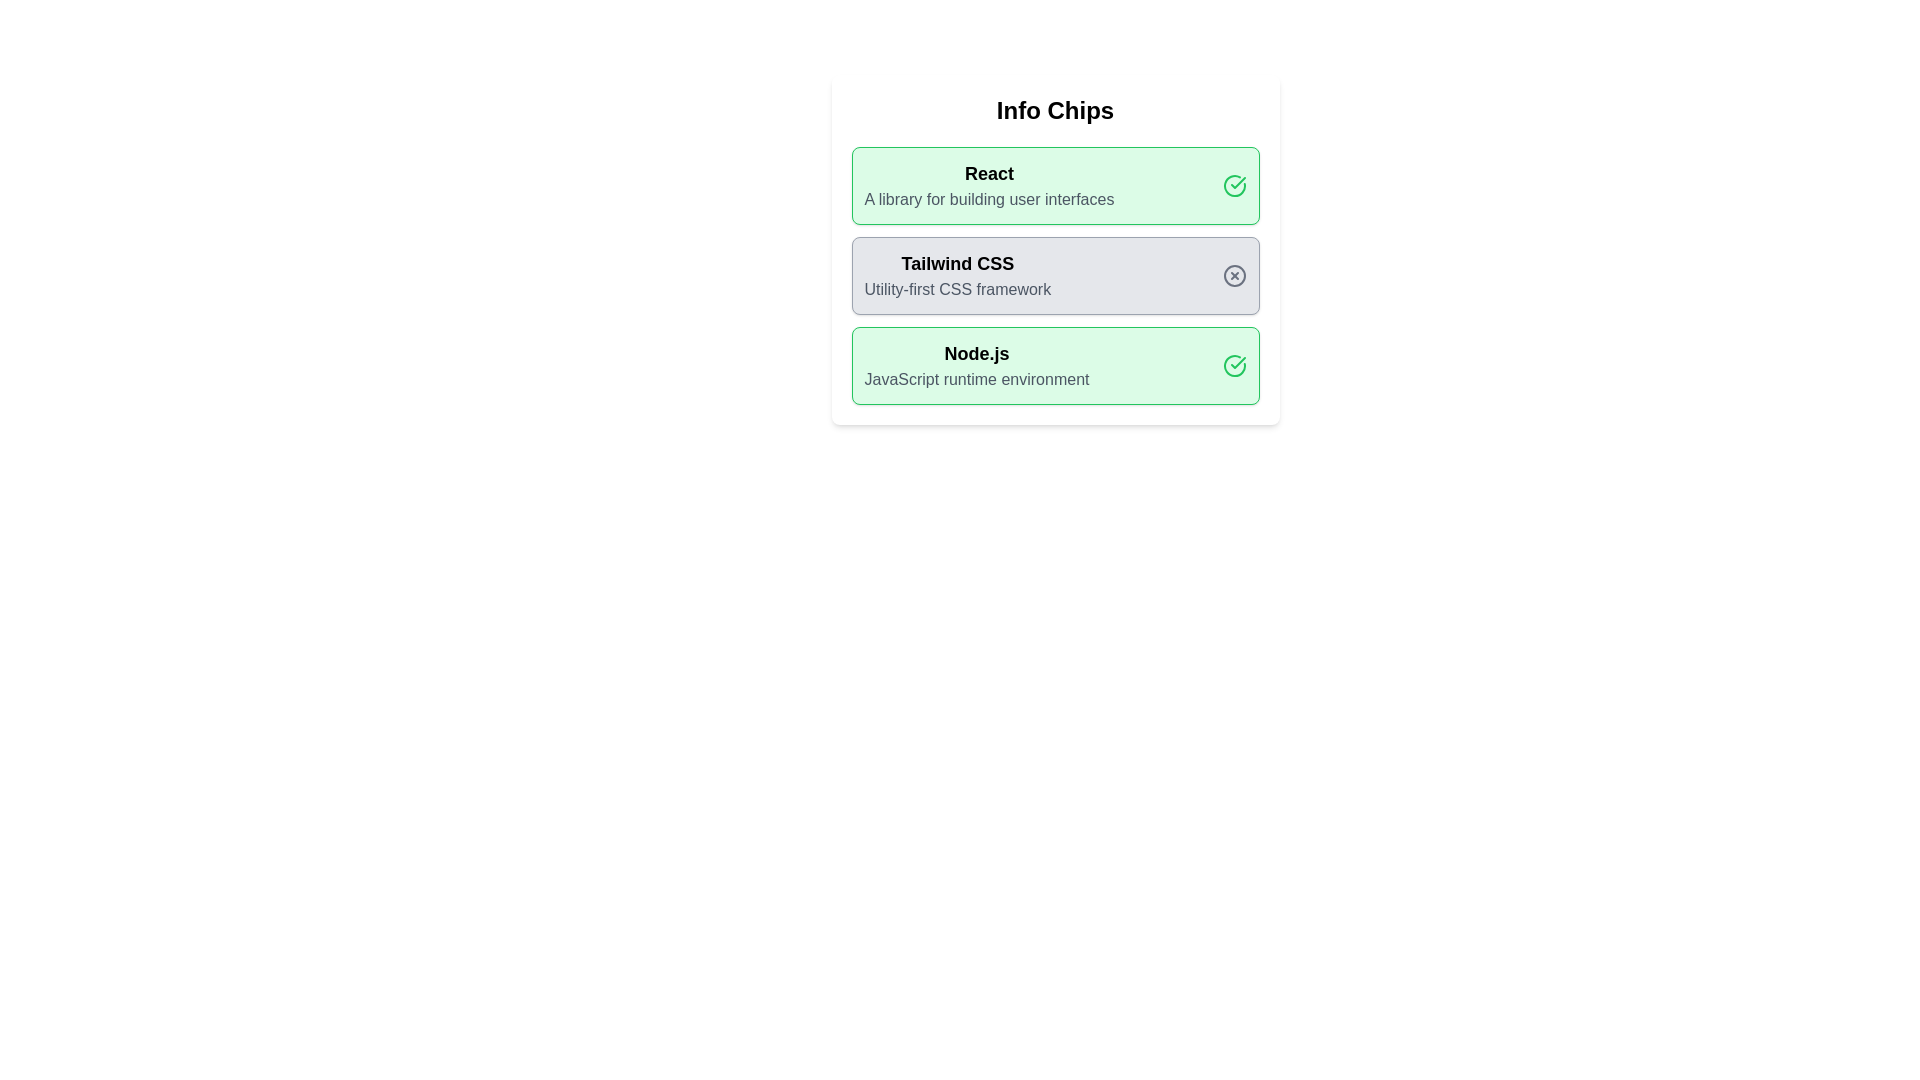 This screenshot has height=1080, width=1920. What do you see at coordinates (1054, 185) in the screenshot?
I see `the chip labeled React` at bounding box center [1054, 185].